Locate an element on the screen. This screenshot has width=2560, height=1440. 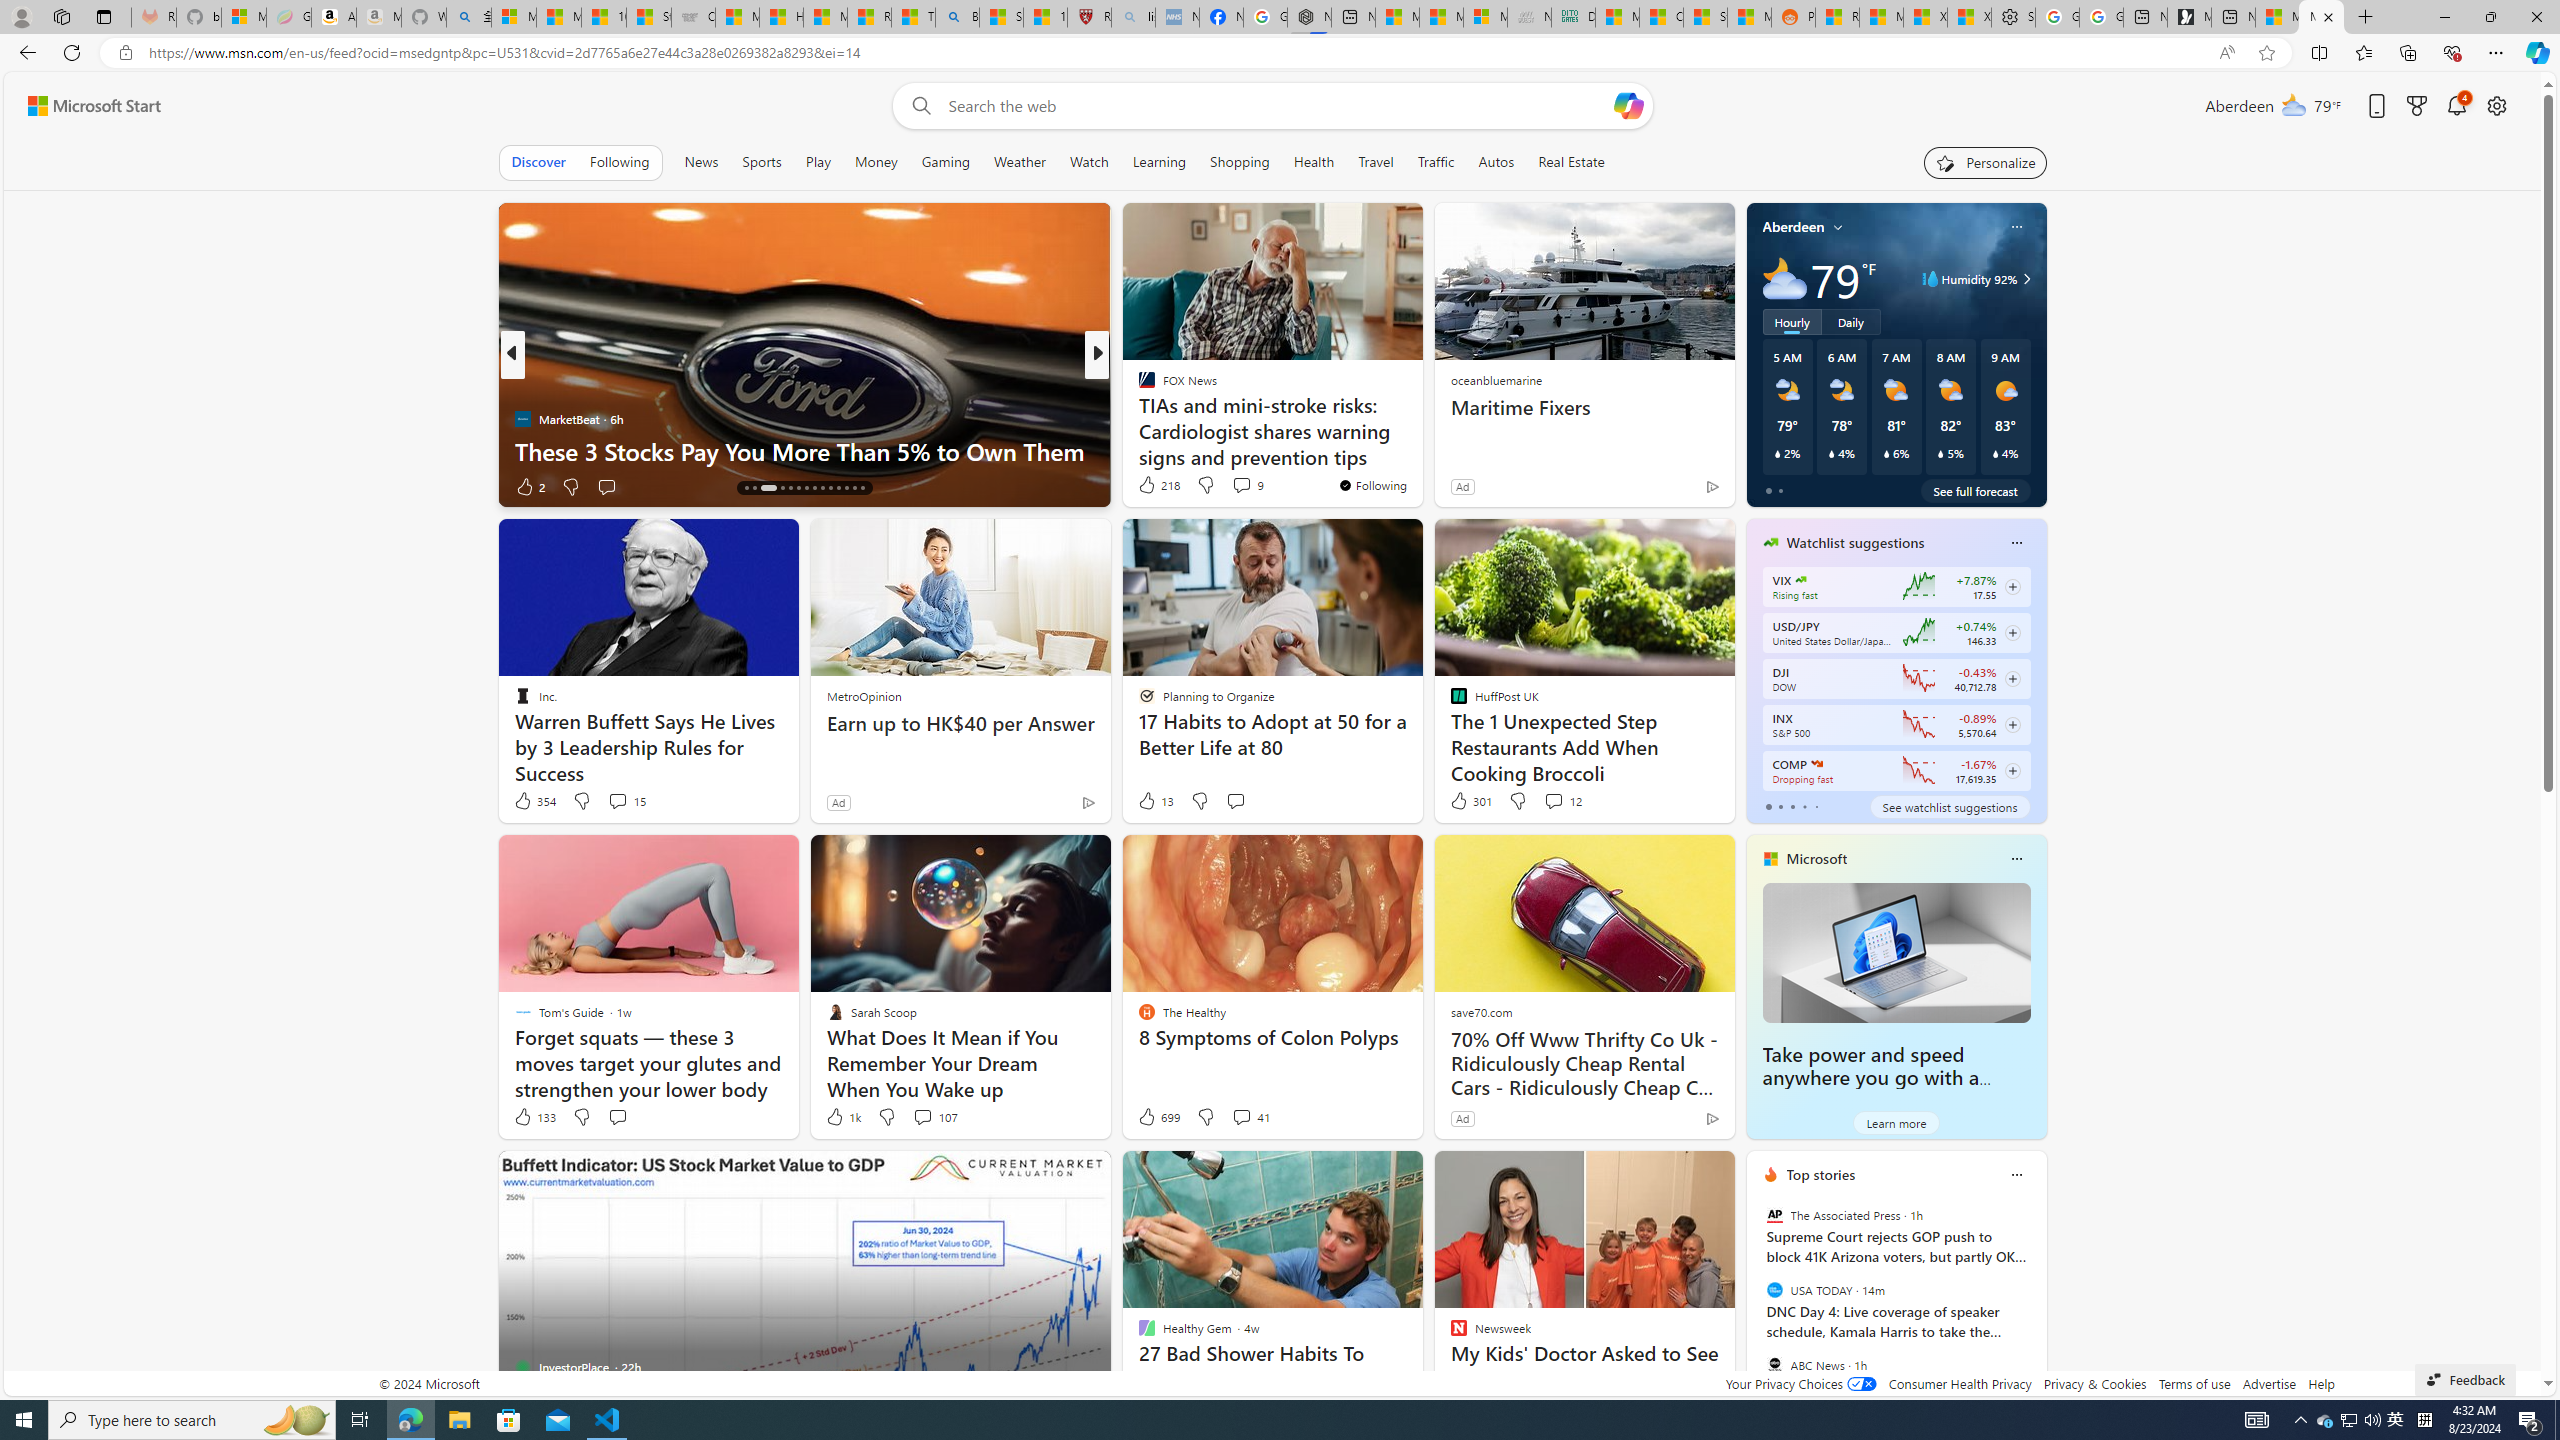
'MetroOpinion' is located at coordinates (864, 696).